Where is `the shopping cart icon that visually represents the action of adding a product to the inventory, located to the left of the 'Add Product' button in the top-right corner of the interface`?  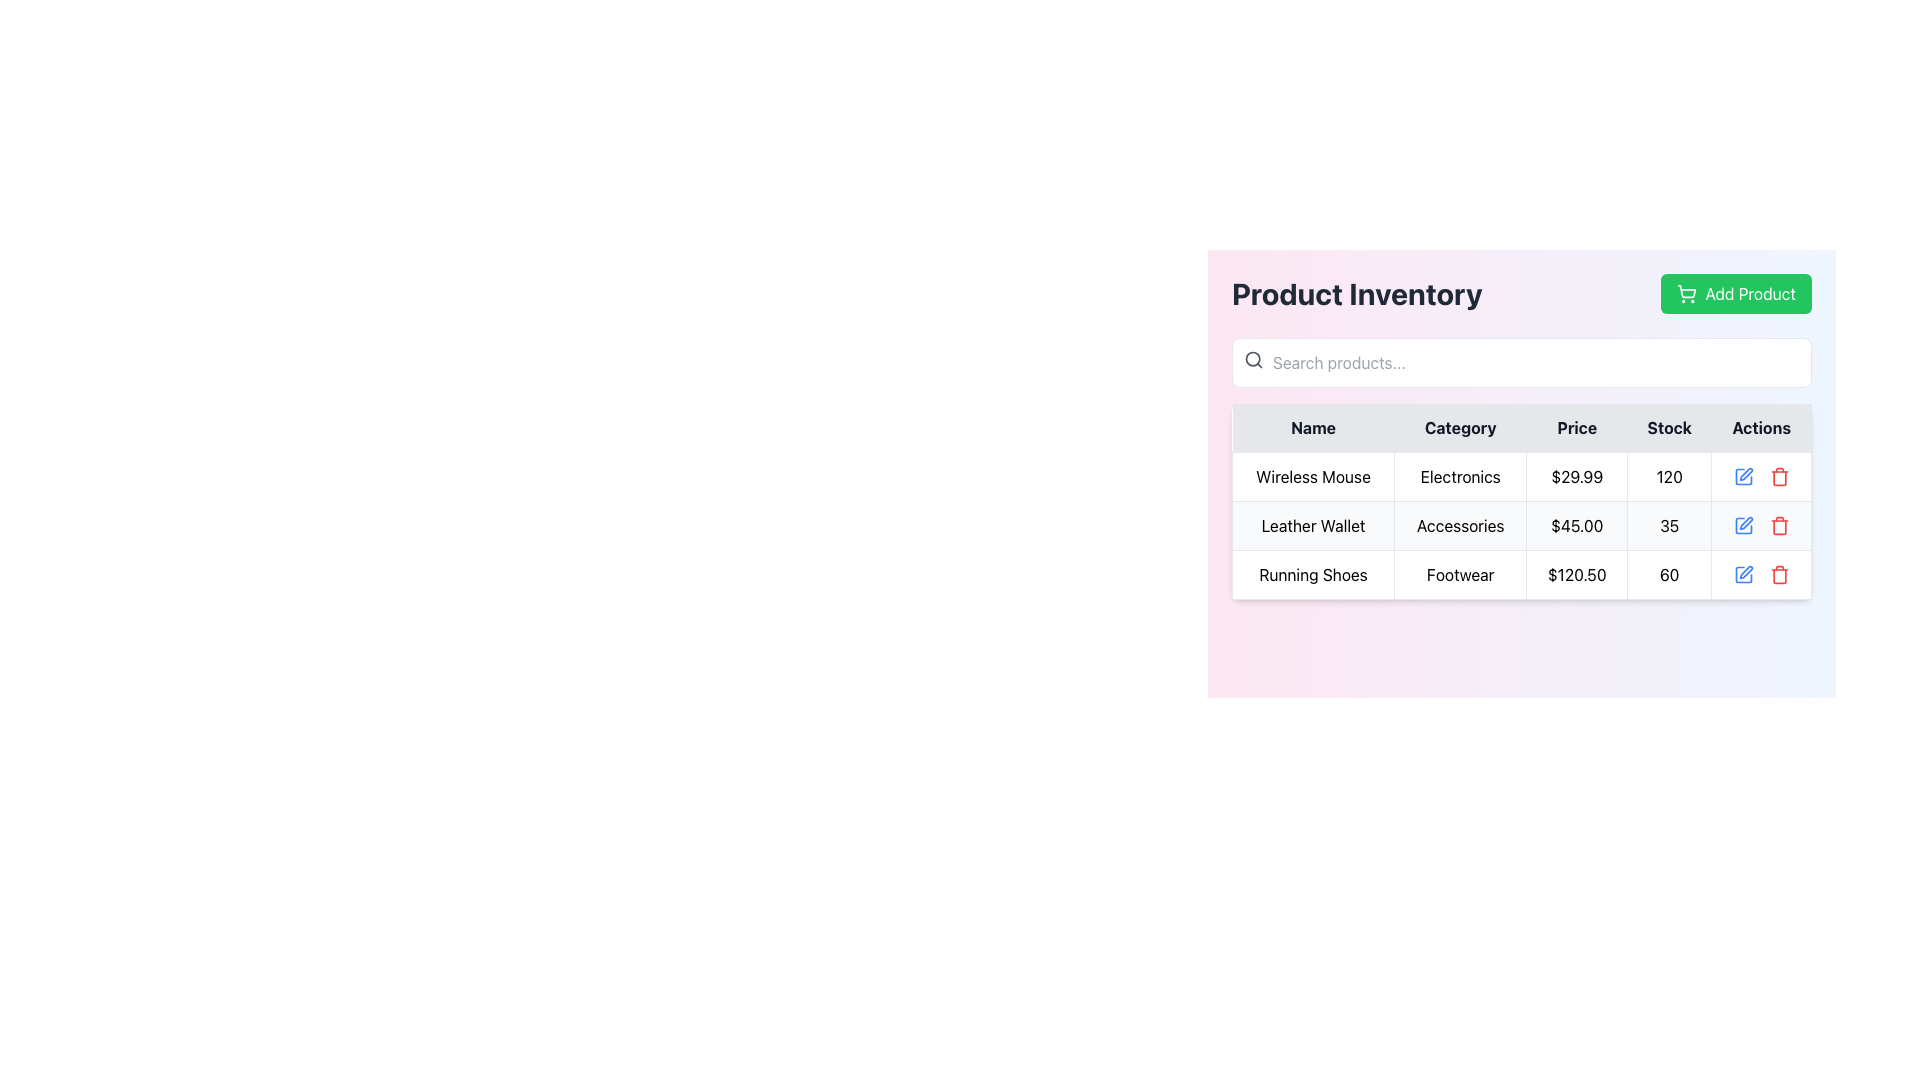
the shopping cart icon that visually represents the action of adding a product to the inventory, located to the left of the 'Add Product' button in the top-right corner of the interface is located at coordinates (1686, 293).